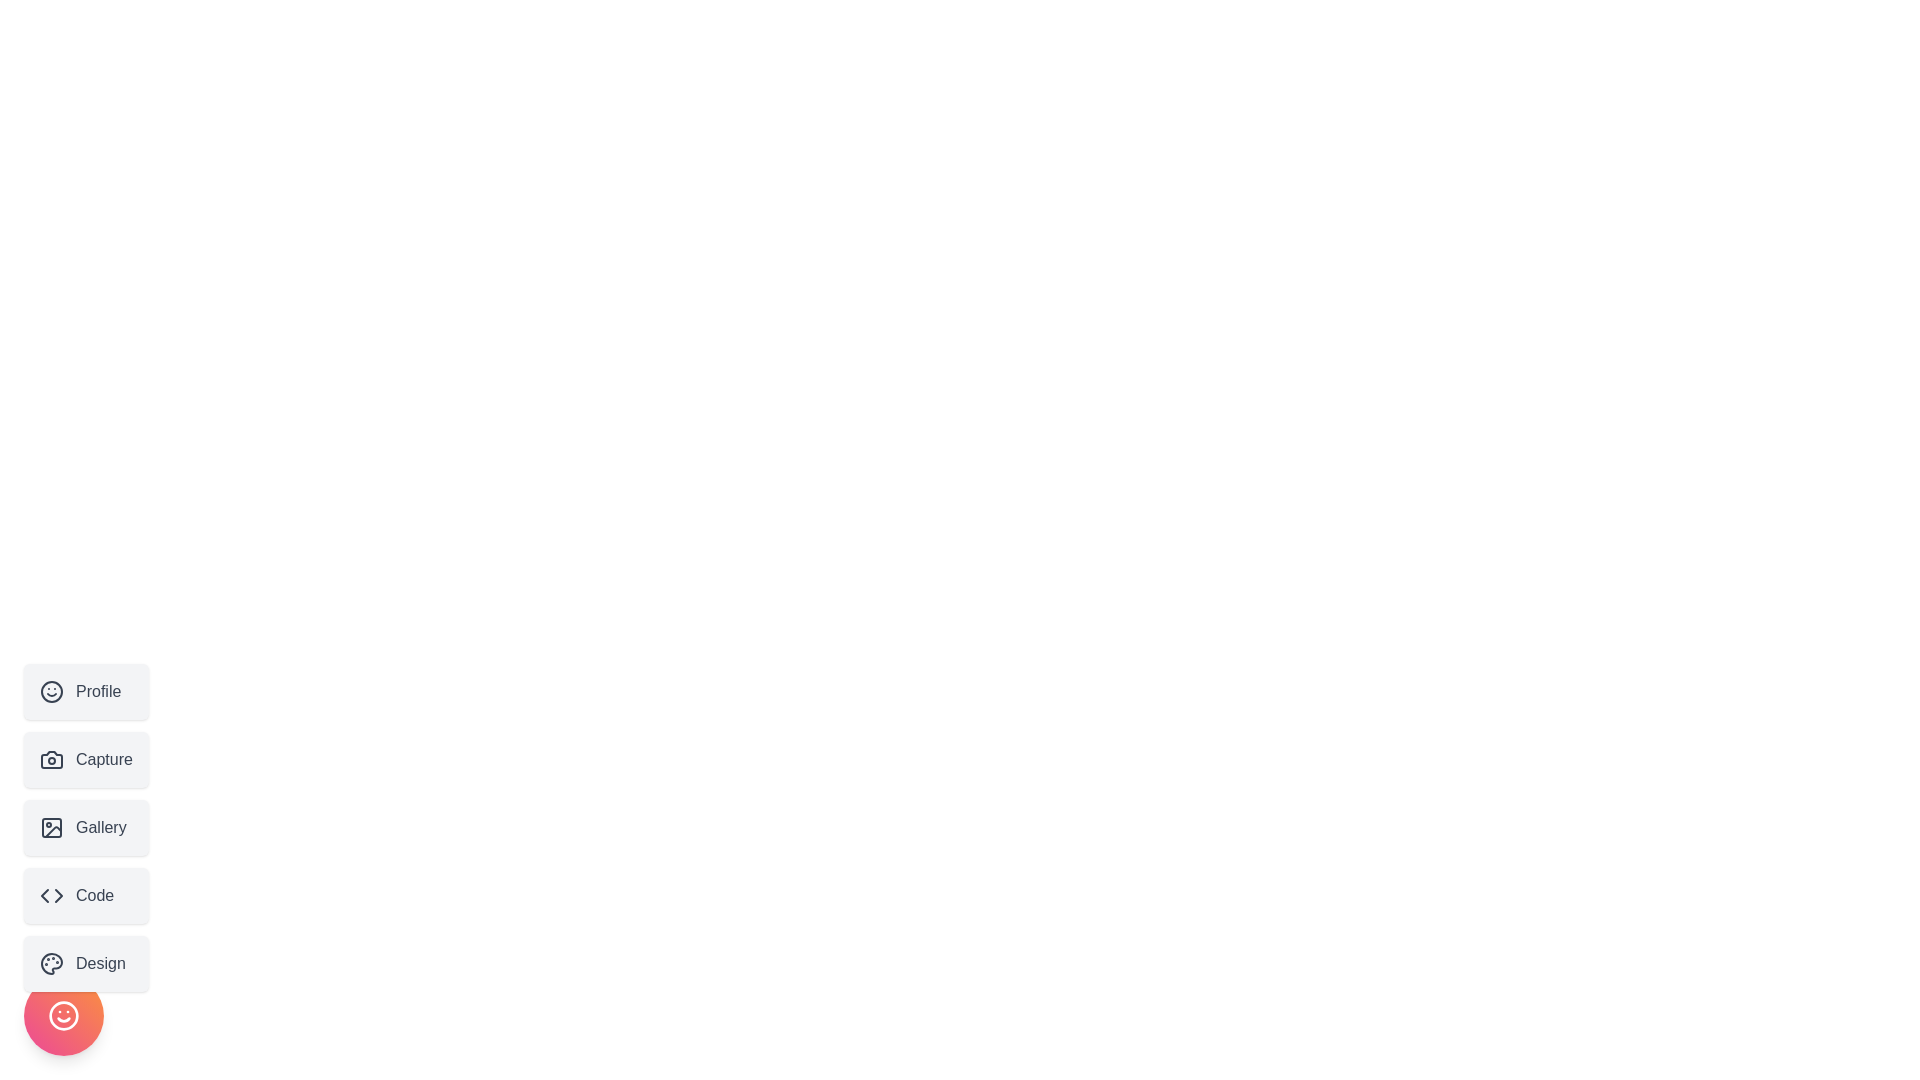 The image size is (1920, 1080). Describe the element at coordinates (52, 759) in the screenshot. I see `the camera icon located to the left of the 'Capture' text in the vertical menu` at that location.